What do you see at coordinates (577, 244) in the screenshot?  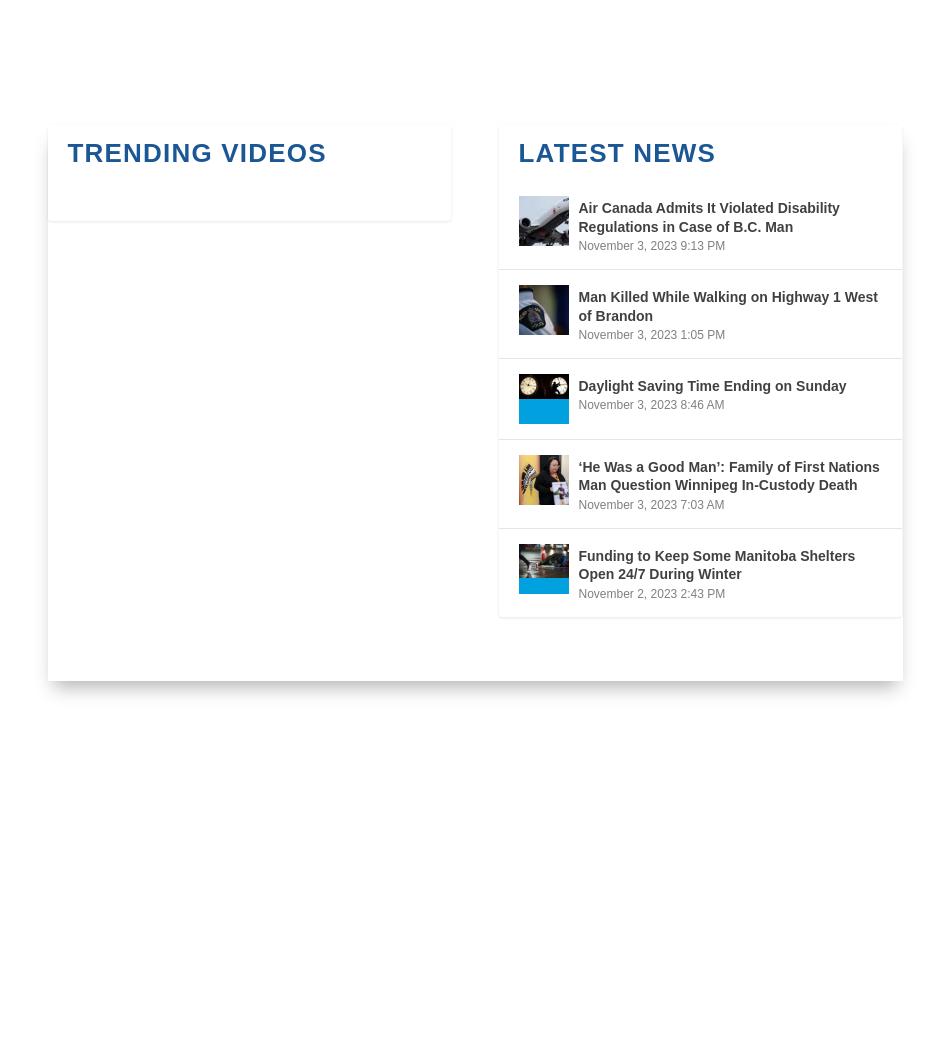 I see `'November 3, 2023 9:13 PM'` at bounding box center [577, 244].